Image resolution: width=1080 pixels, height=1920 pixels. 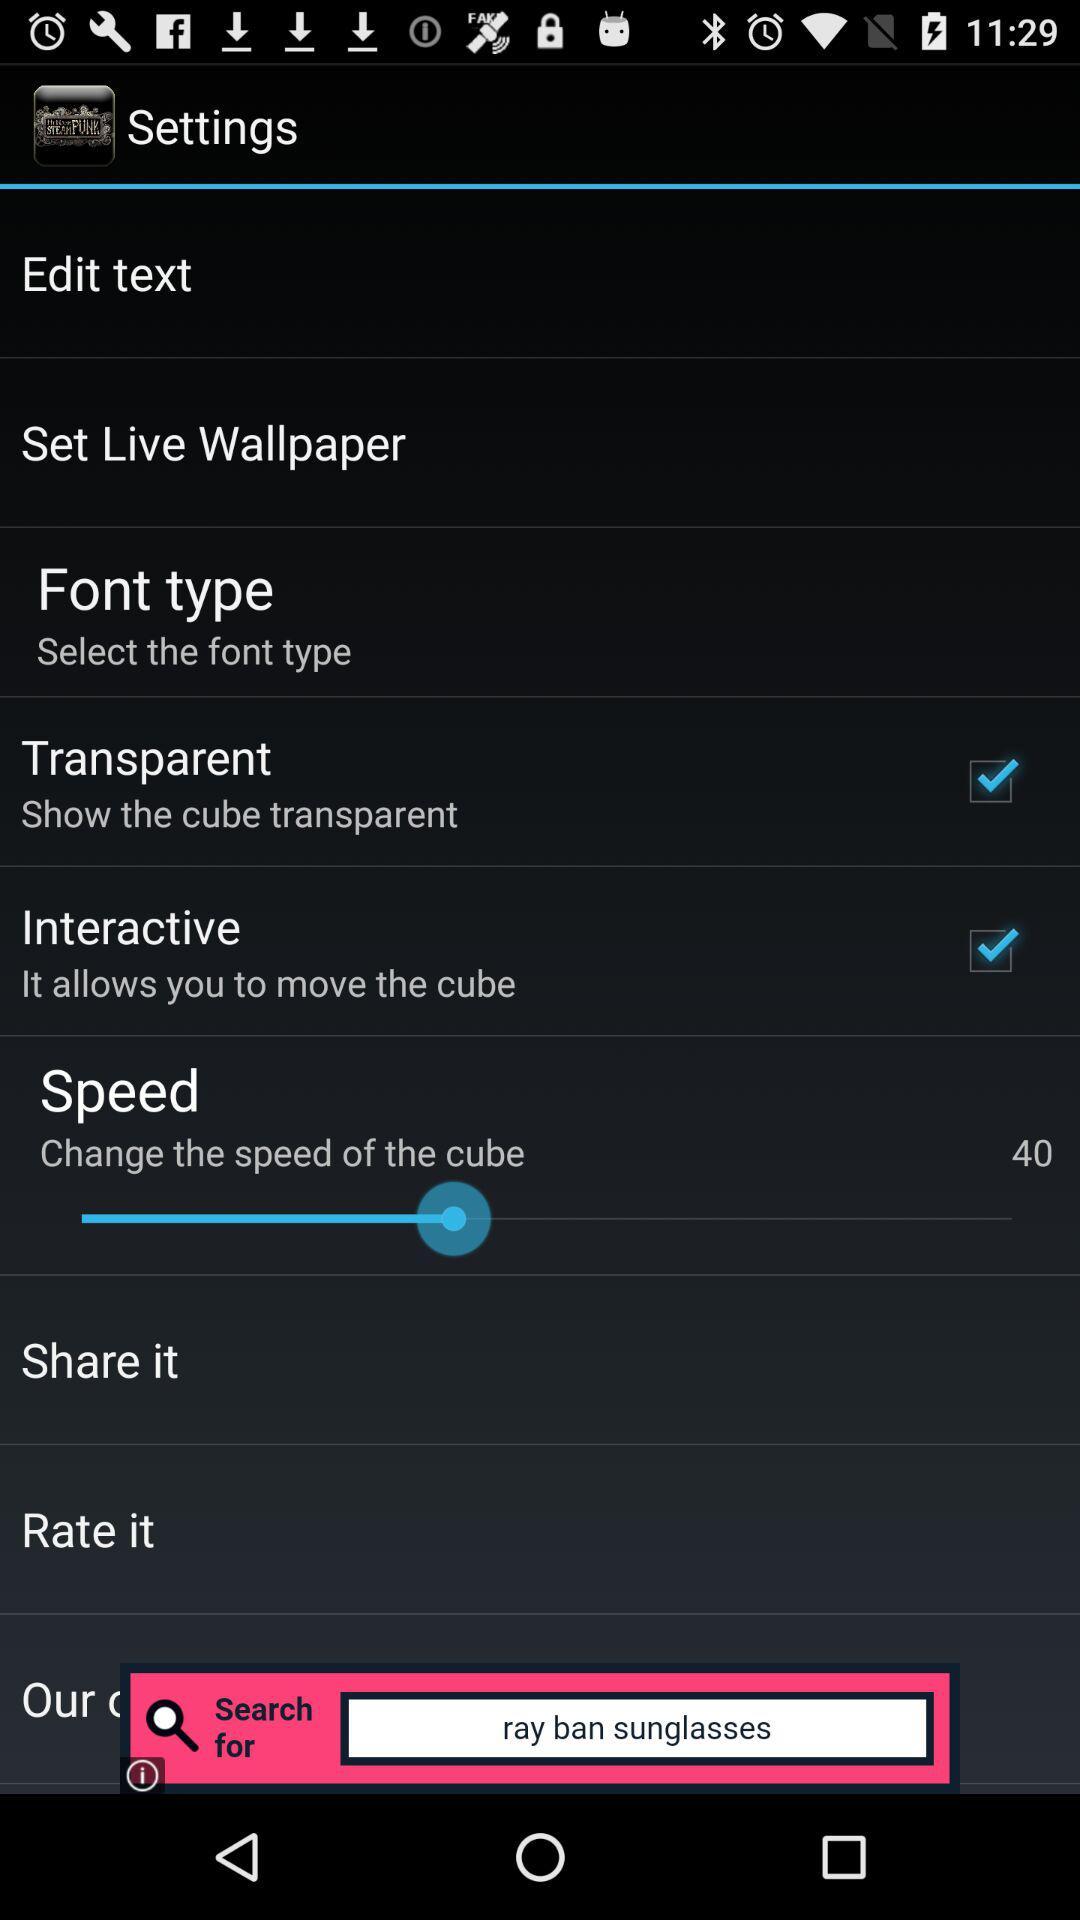 I want to click on icon above rate it, so click(x=100, y=1359).